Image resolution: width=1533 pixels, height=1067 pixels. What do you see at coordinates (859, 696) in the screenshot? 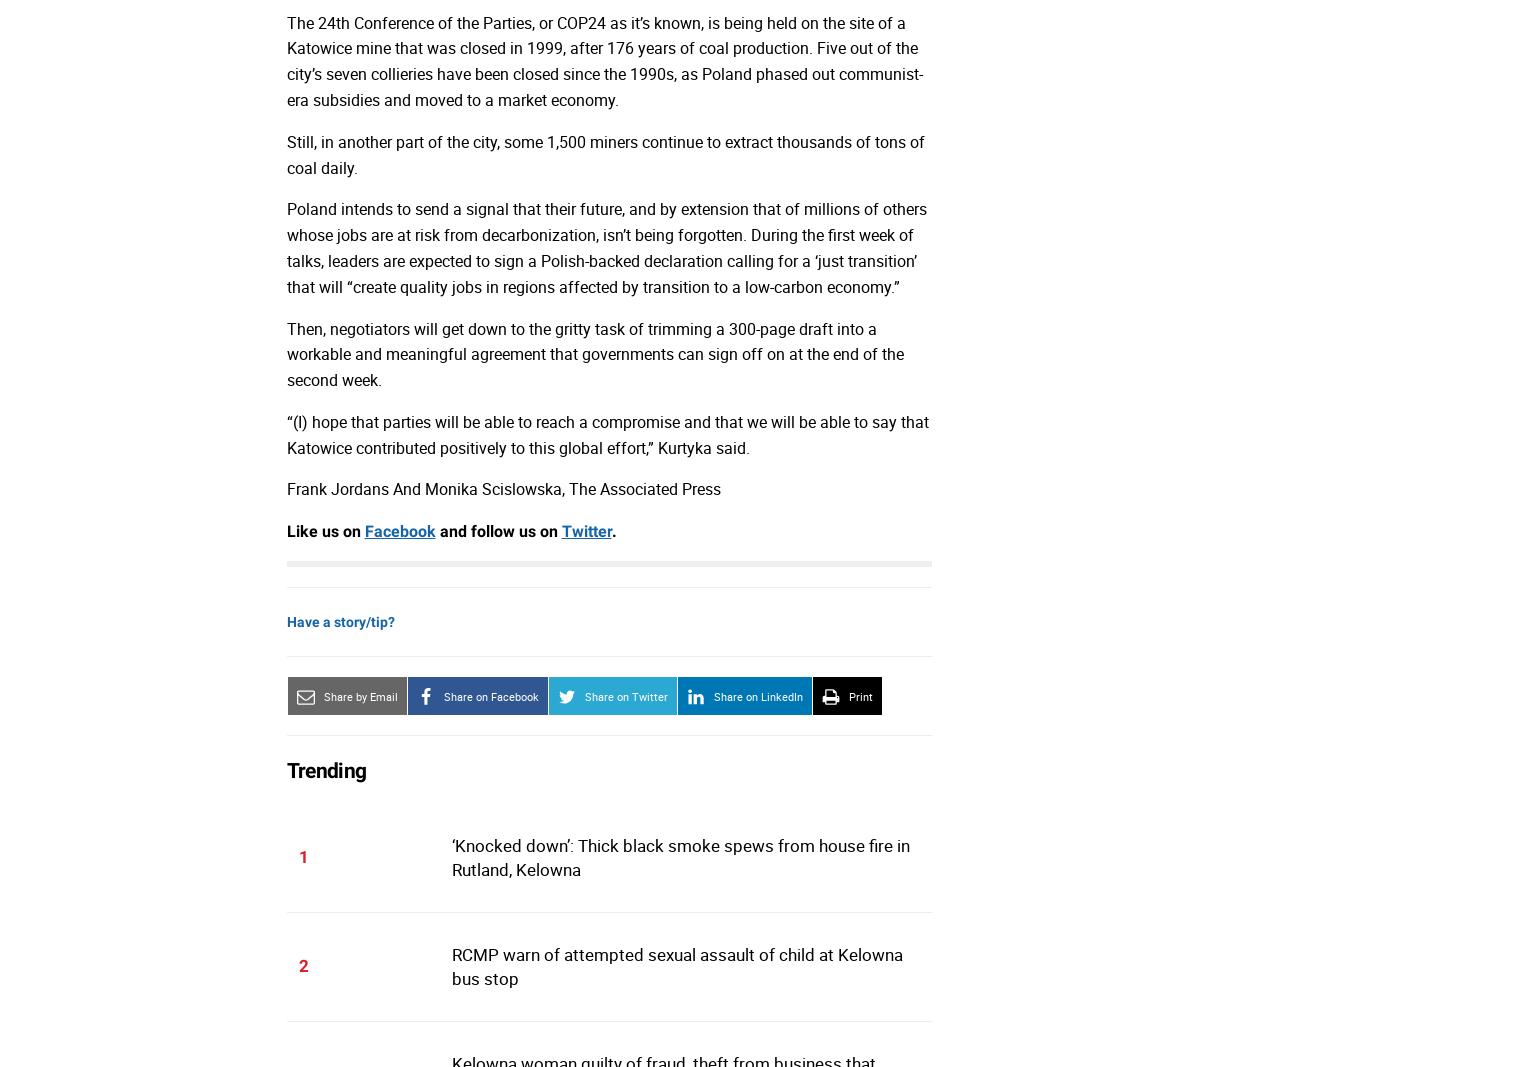
I see `'Print'` at bounding box center [859, 696].